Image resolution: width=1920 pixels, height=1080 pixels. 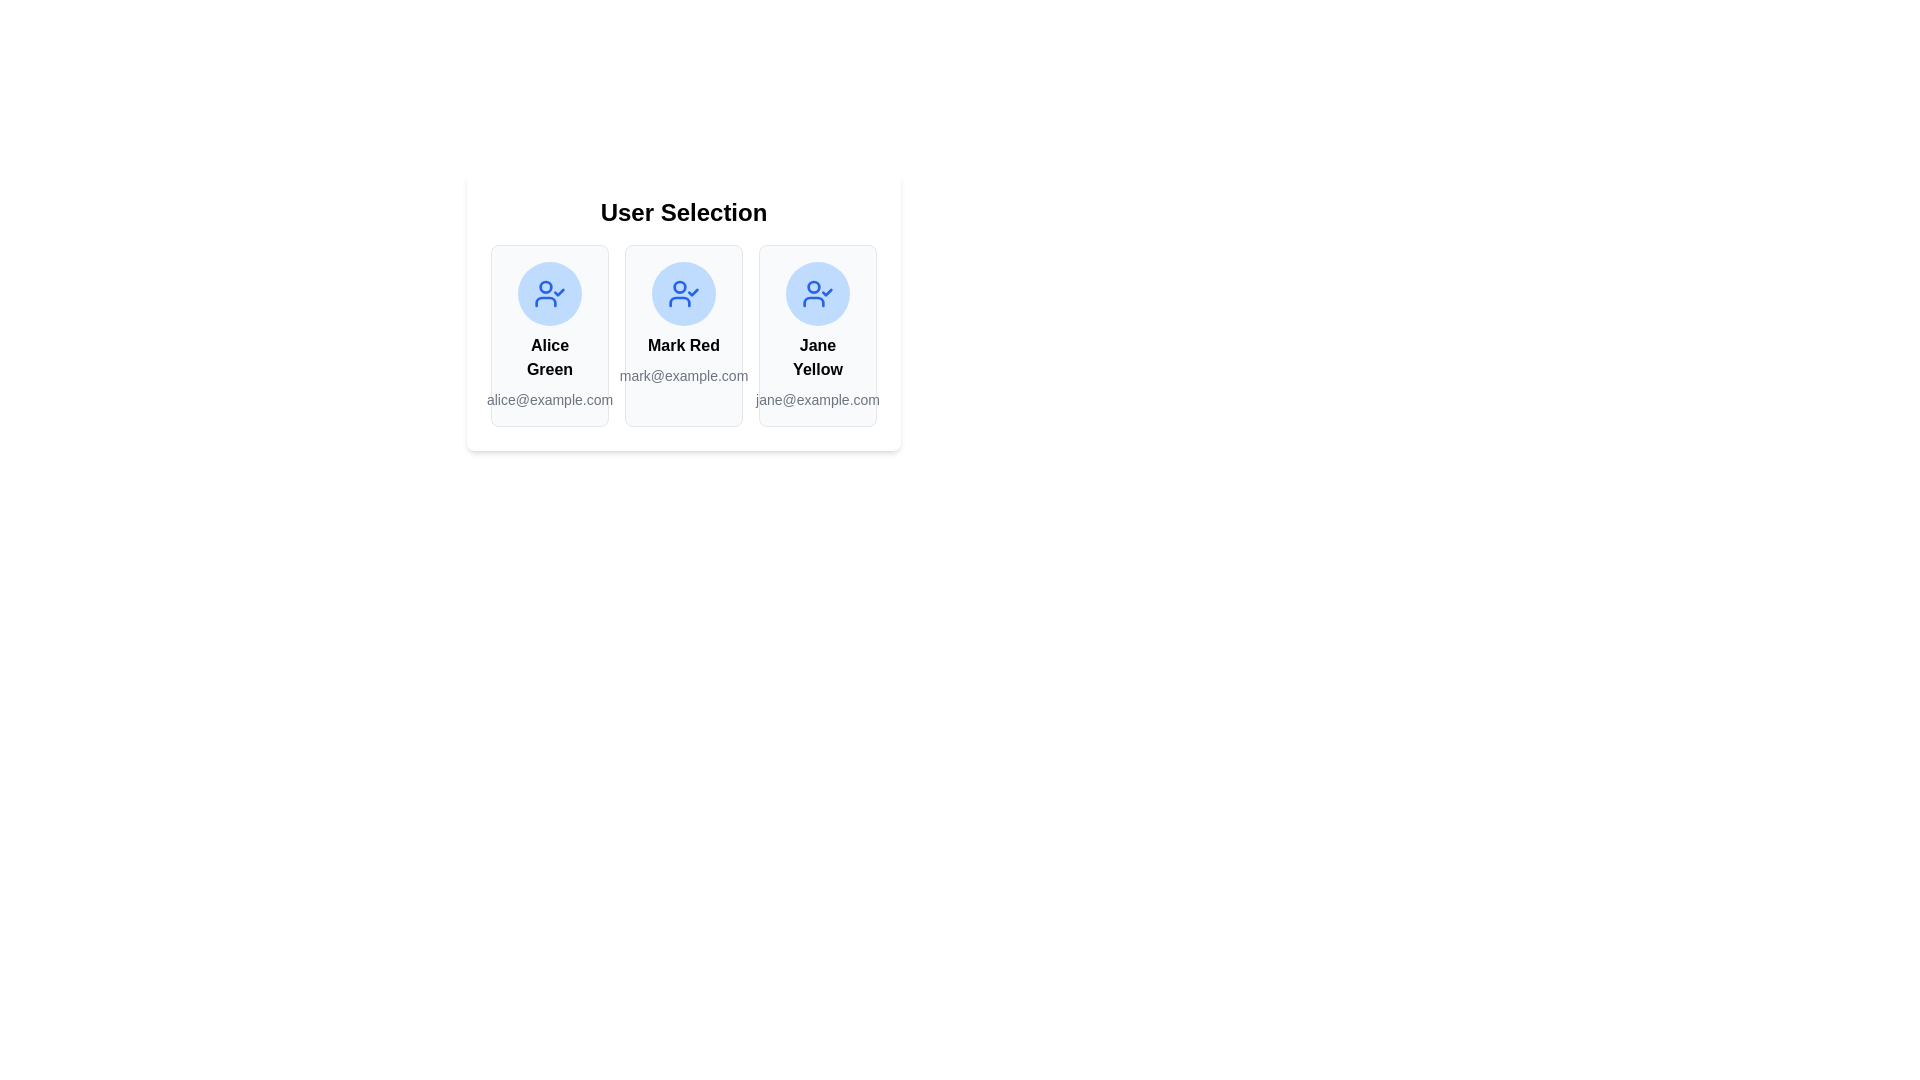 What do you see at coordinates (814, 286) in the screenshot?
I see `the decorative SVG Circle representing part of the user profile icon in the 'Jane Yellow' card by moving the cursor to its center` at bounding box center [814, 286].